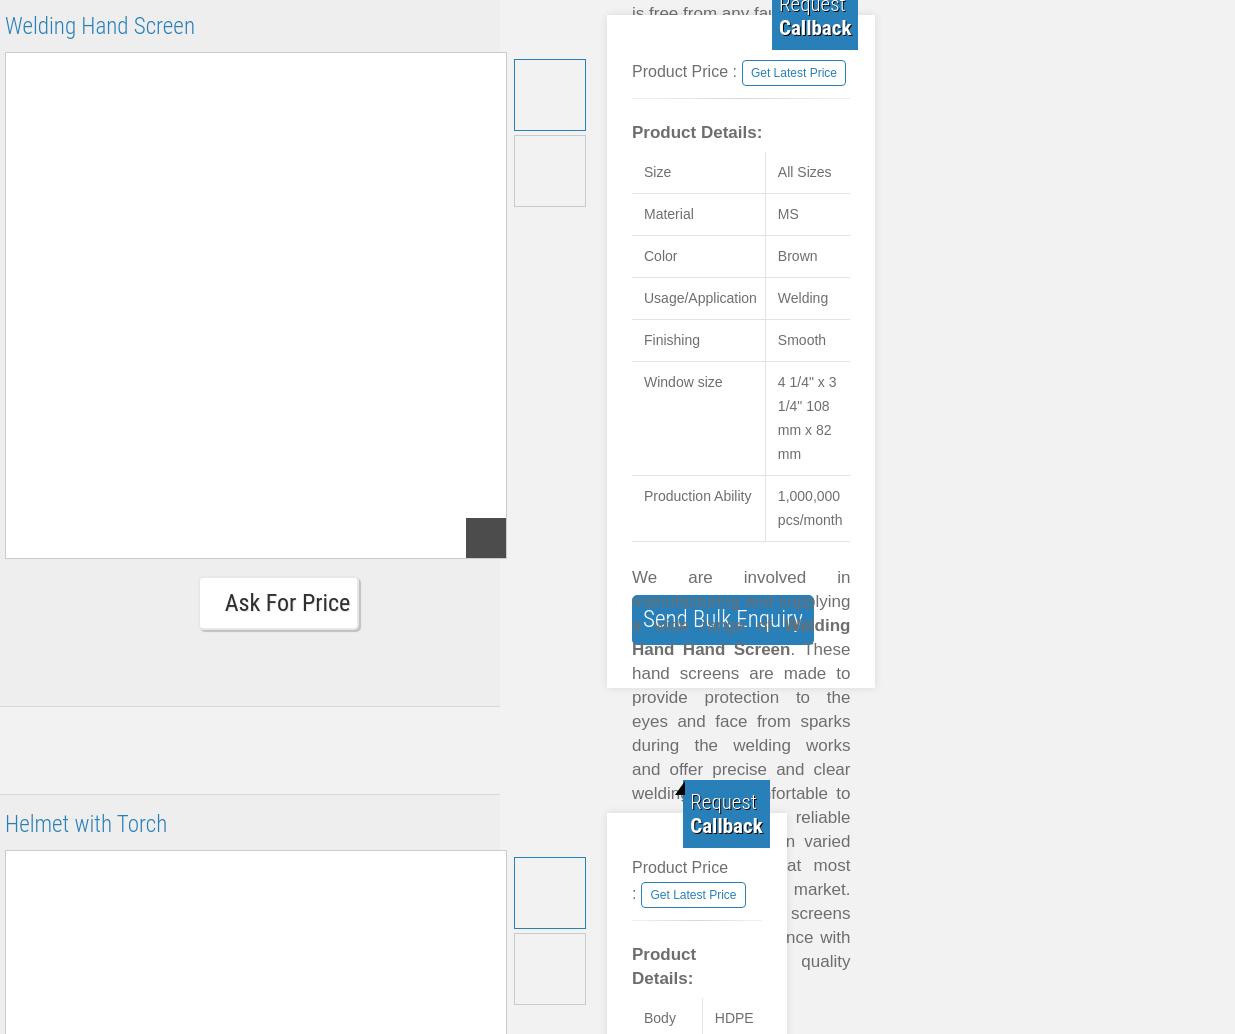  What do you see at coordinates (659, 229) in the screenshot?
I see `'Perfect finish'` at bounding box center [659, 229].